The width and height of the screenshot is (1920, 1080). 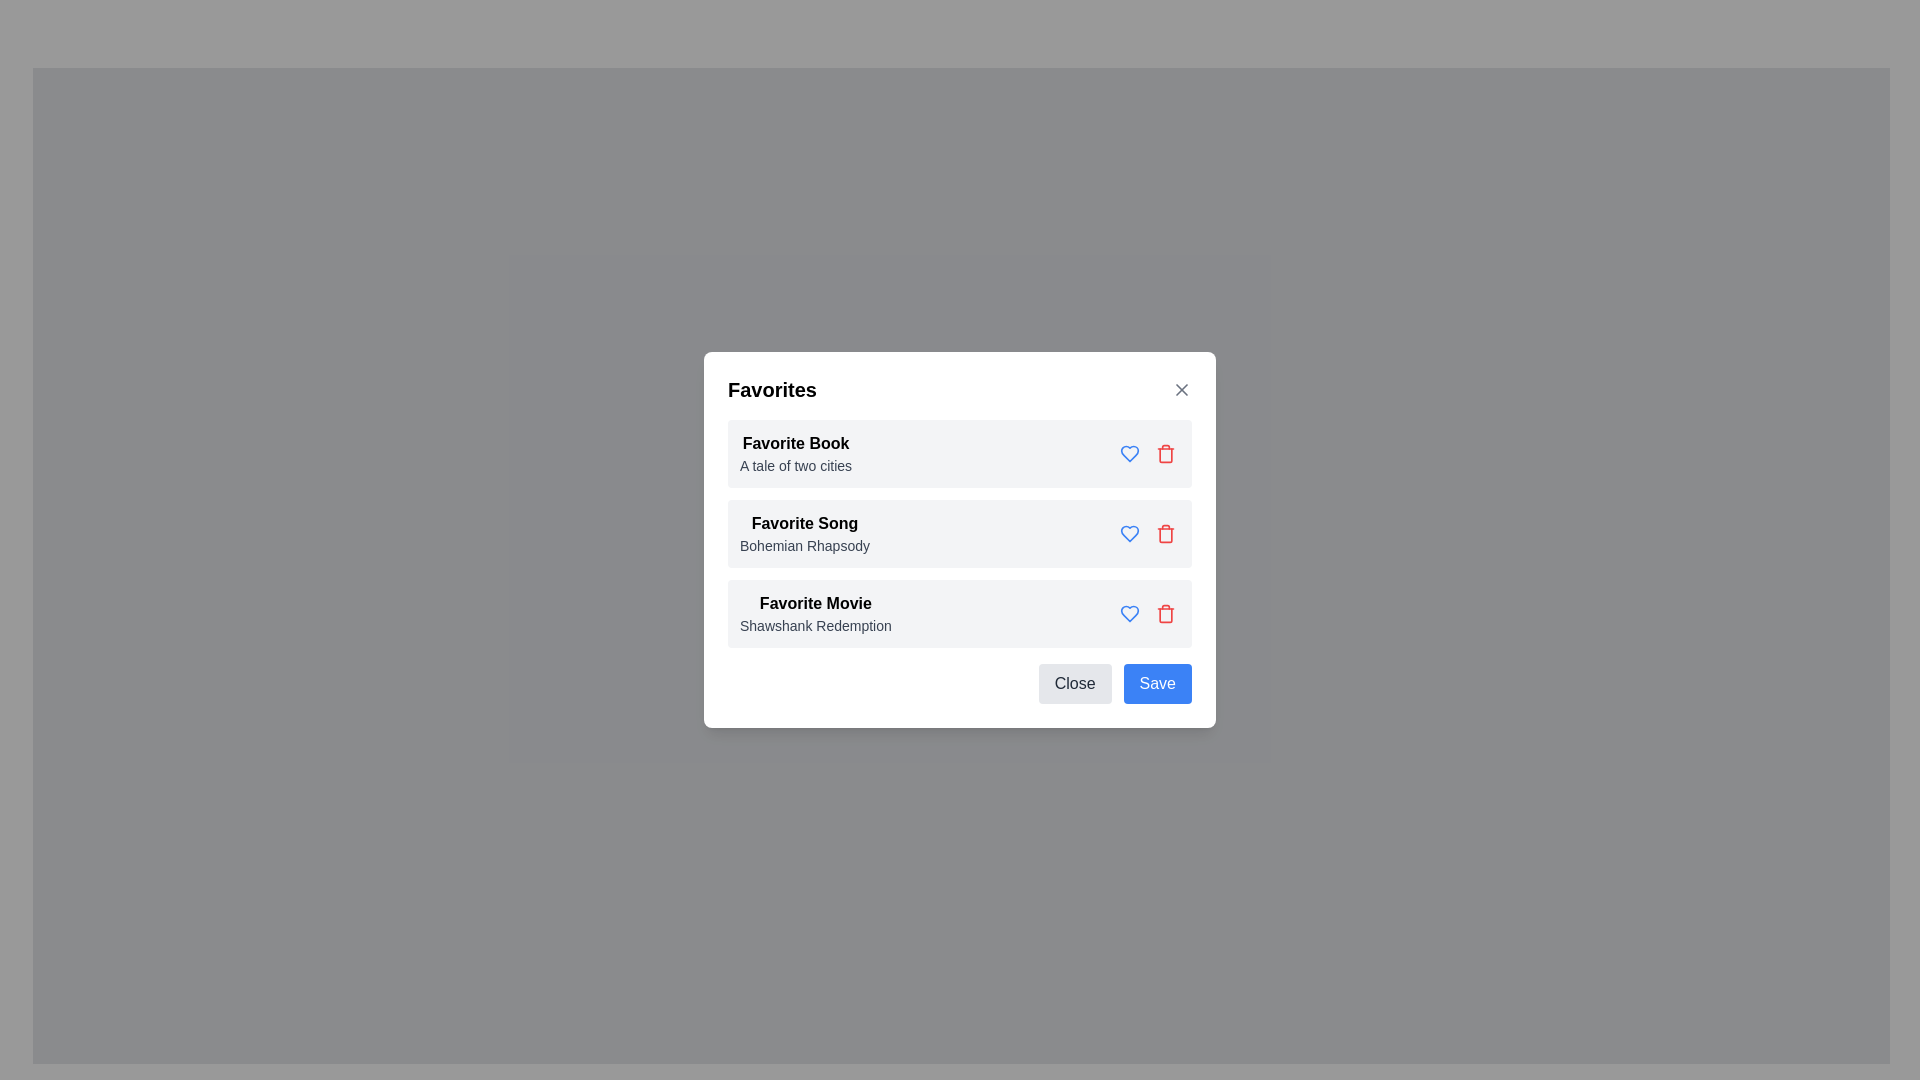 I want to click on the 'X' icon in the top-right corner of the 'Favorites' modal, so click(x=1181, y=389).